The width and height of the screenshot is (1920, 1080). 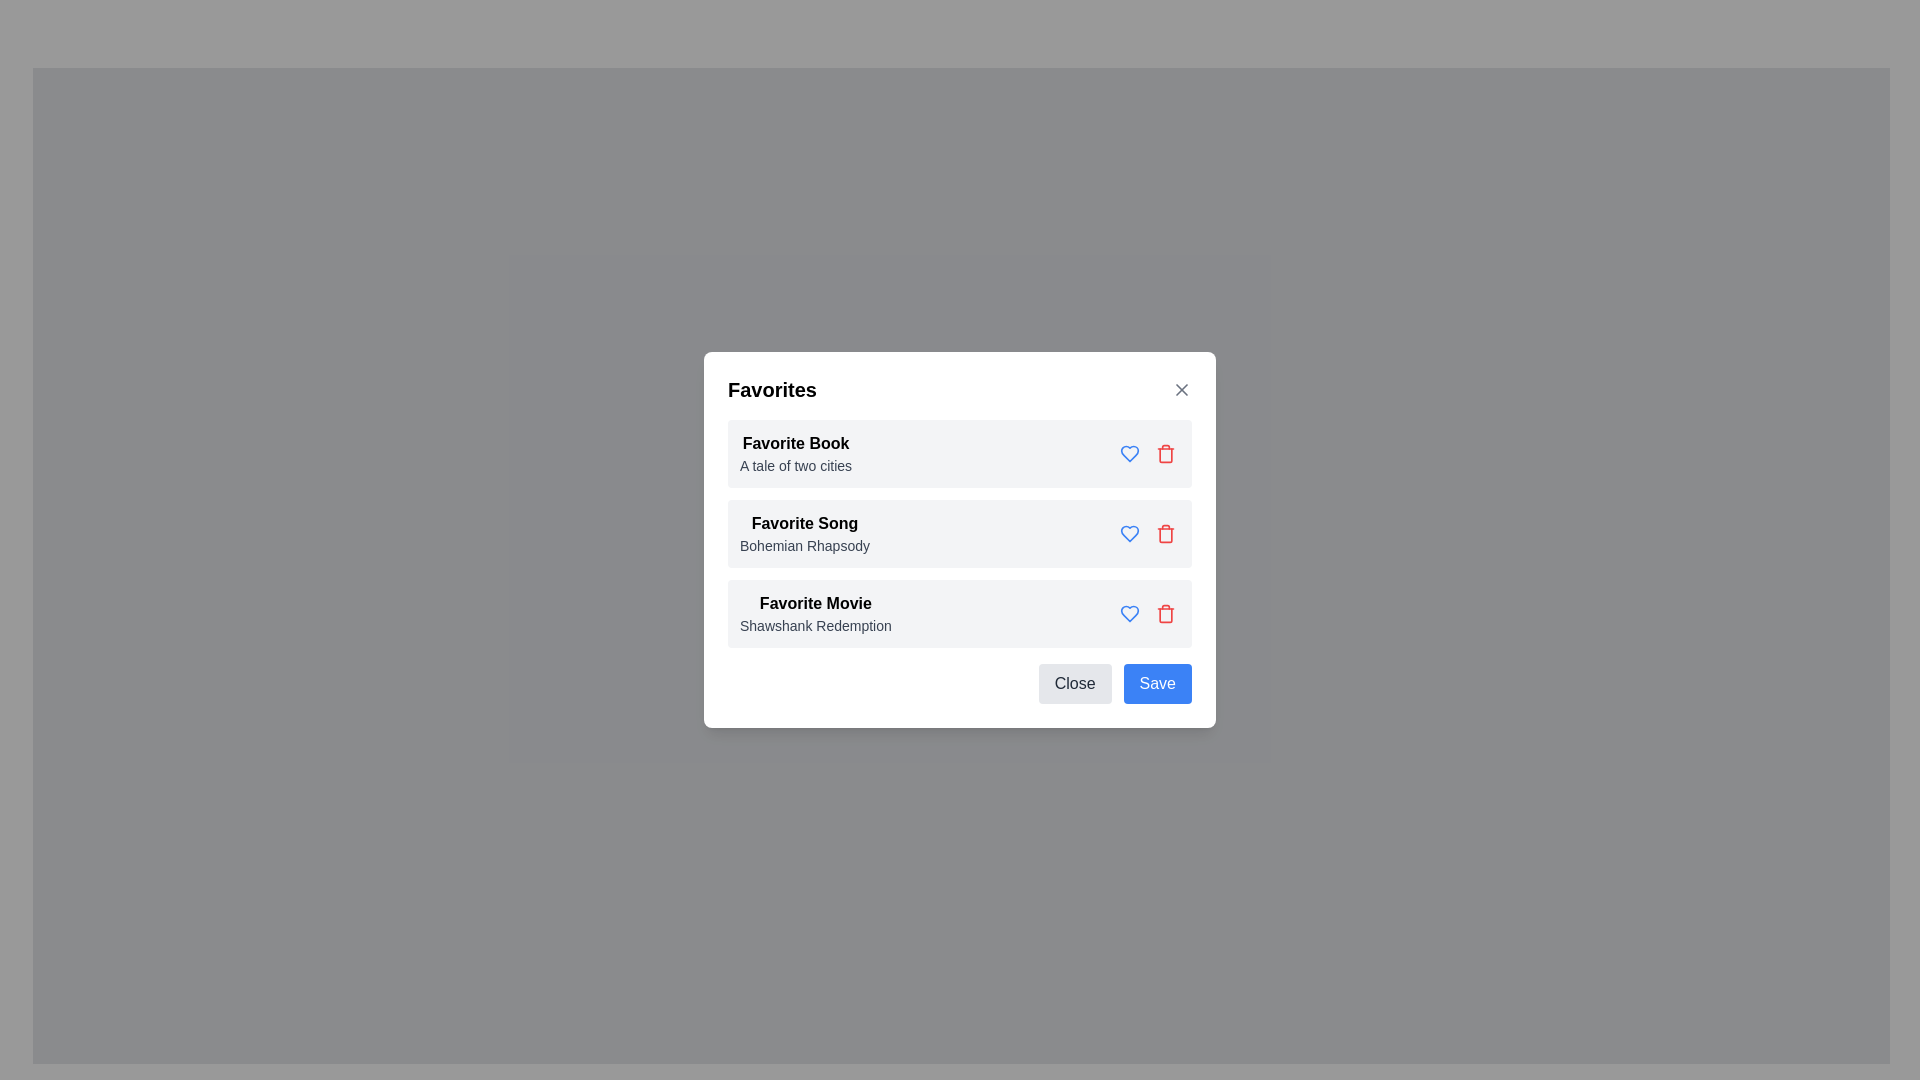 I want to click on the 'X' icon in the top-right corner of the 'Favorites' modal, so click(x=1181, y=389).